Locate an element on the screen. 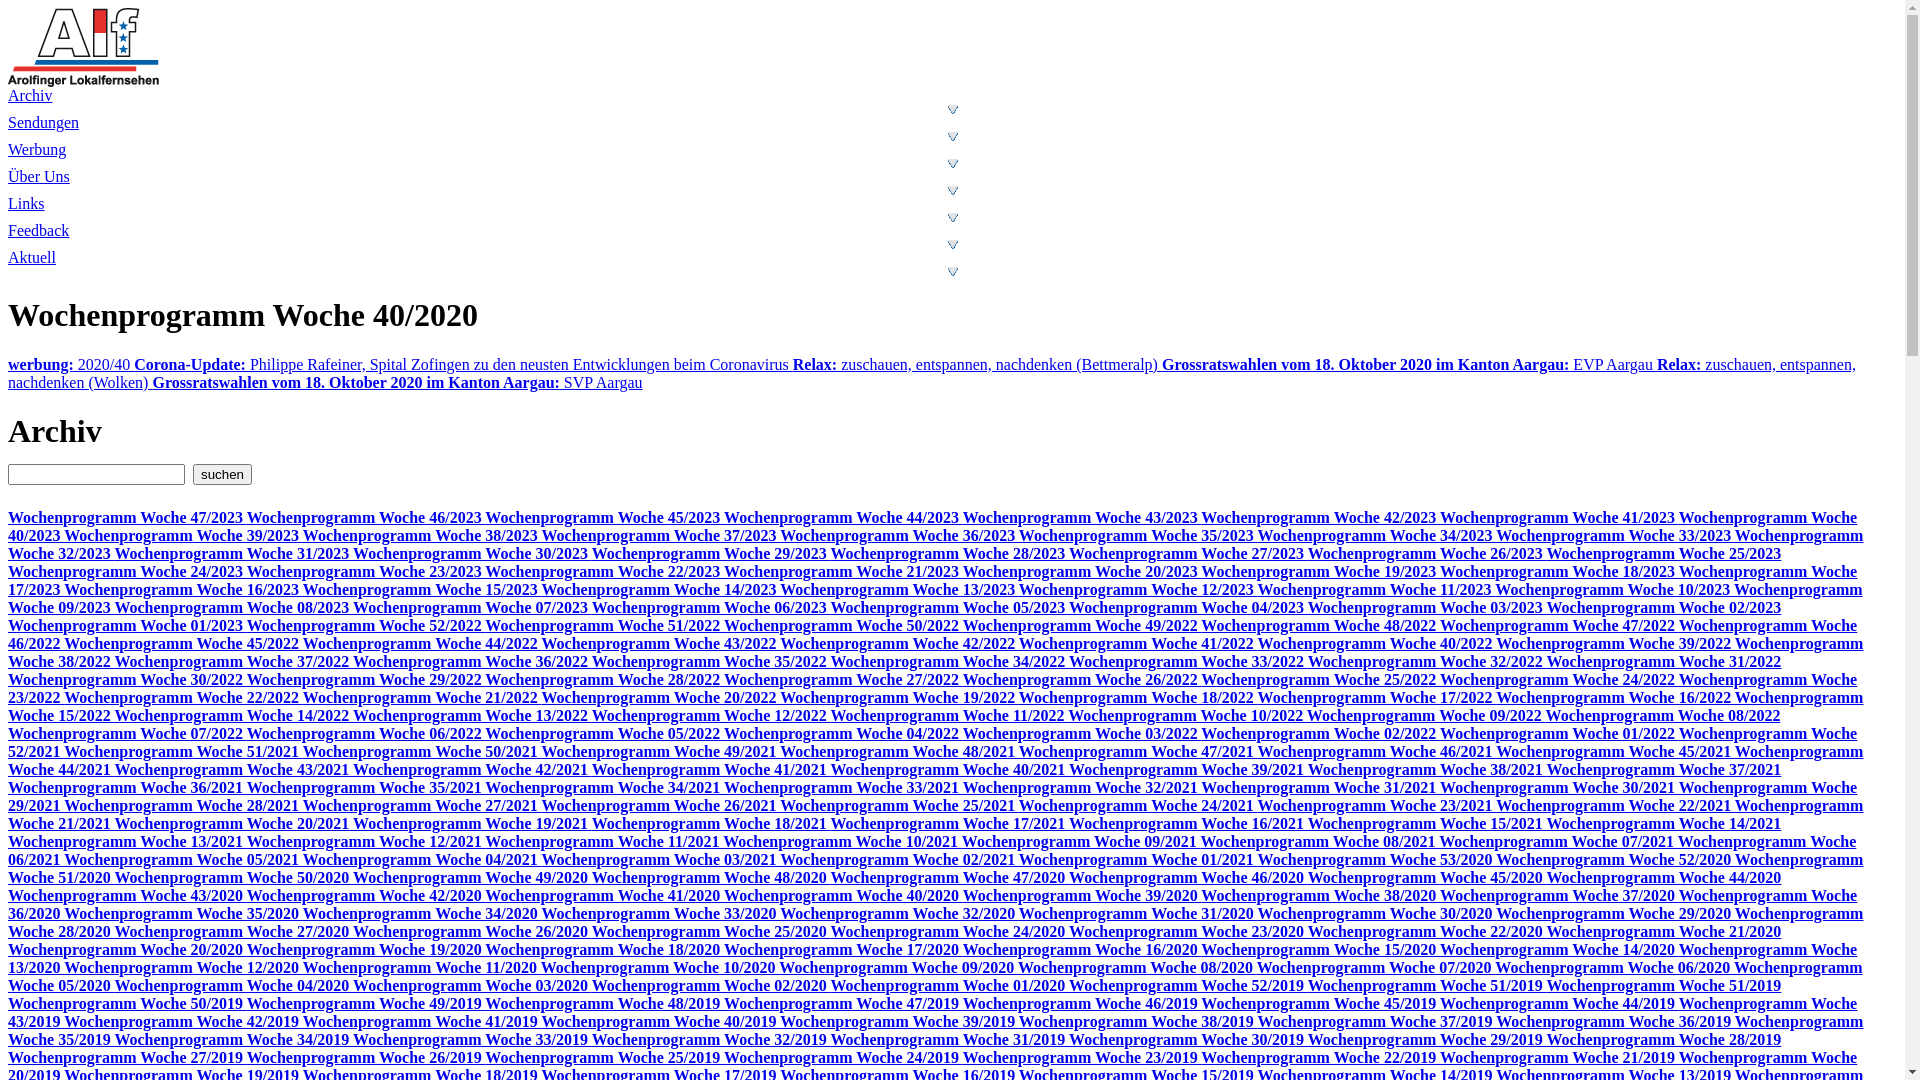 The width and height of the screenshot is (1920, 1080). 'Wochenprogramm Woche 03/2020' is located at coordinates (471, 984).